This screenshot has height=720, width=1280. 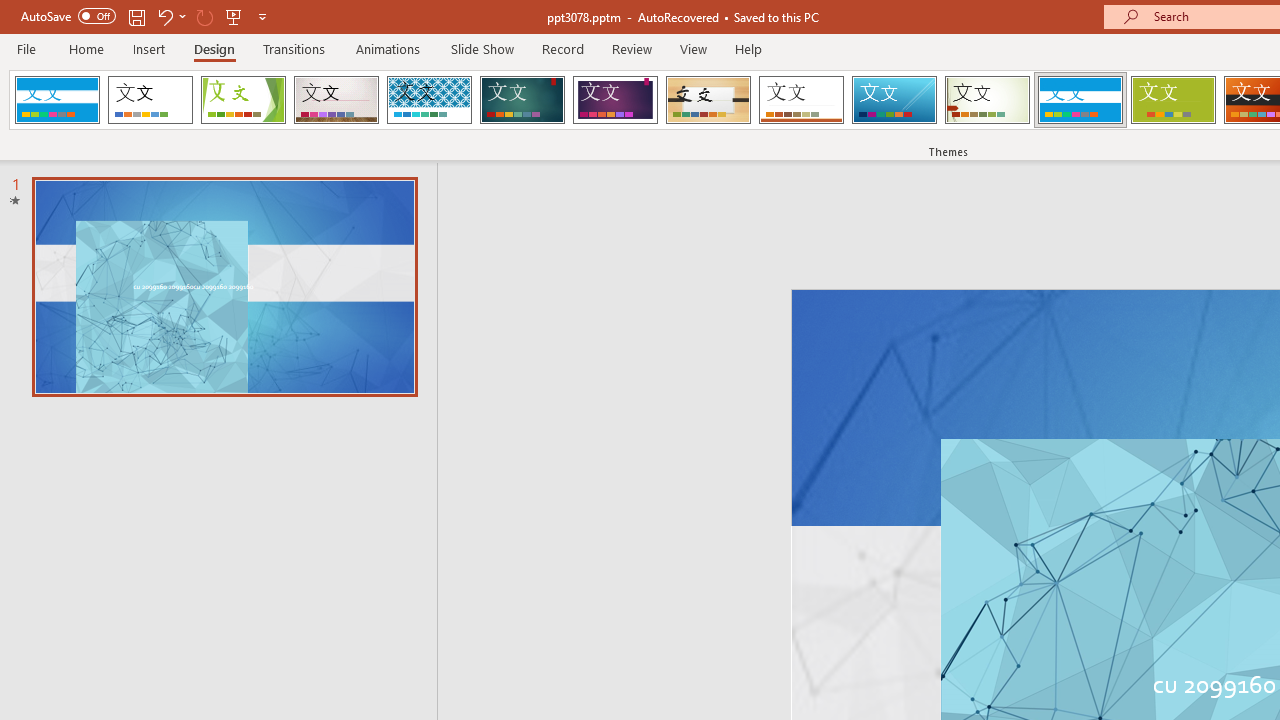 What do you see at coordinates (149, 100) in the screenshot?
I see `'Office Theme'` at bounding box center [149, 100].